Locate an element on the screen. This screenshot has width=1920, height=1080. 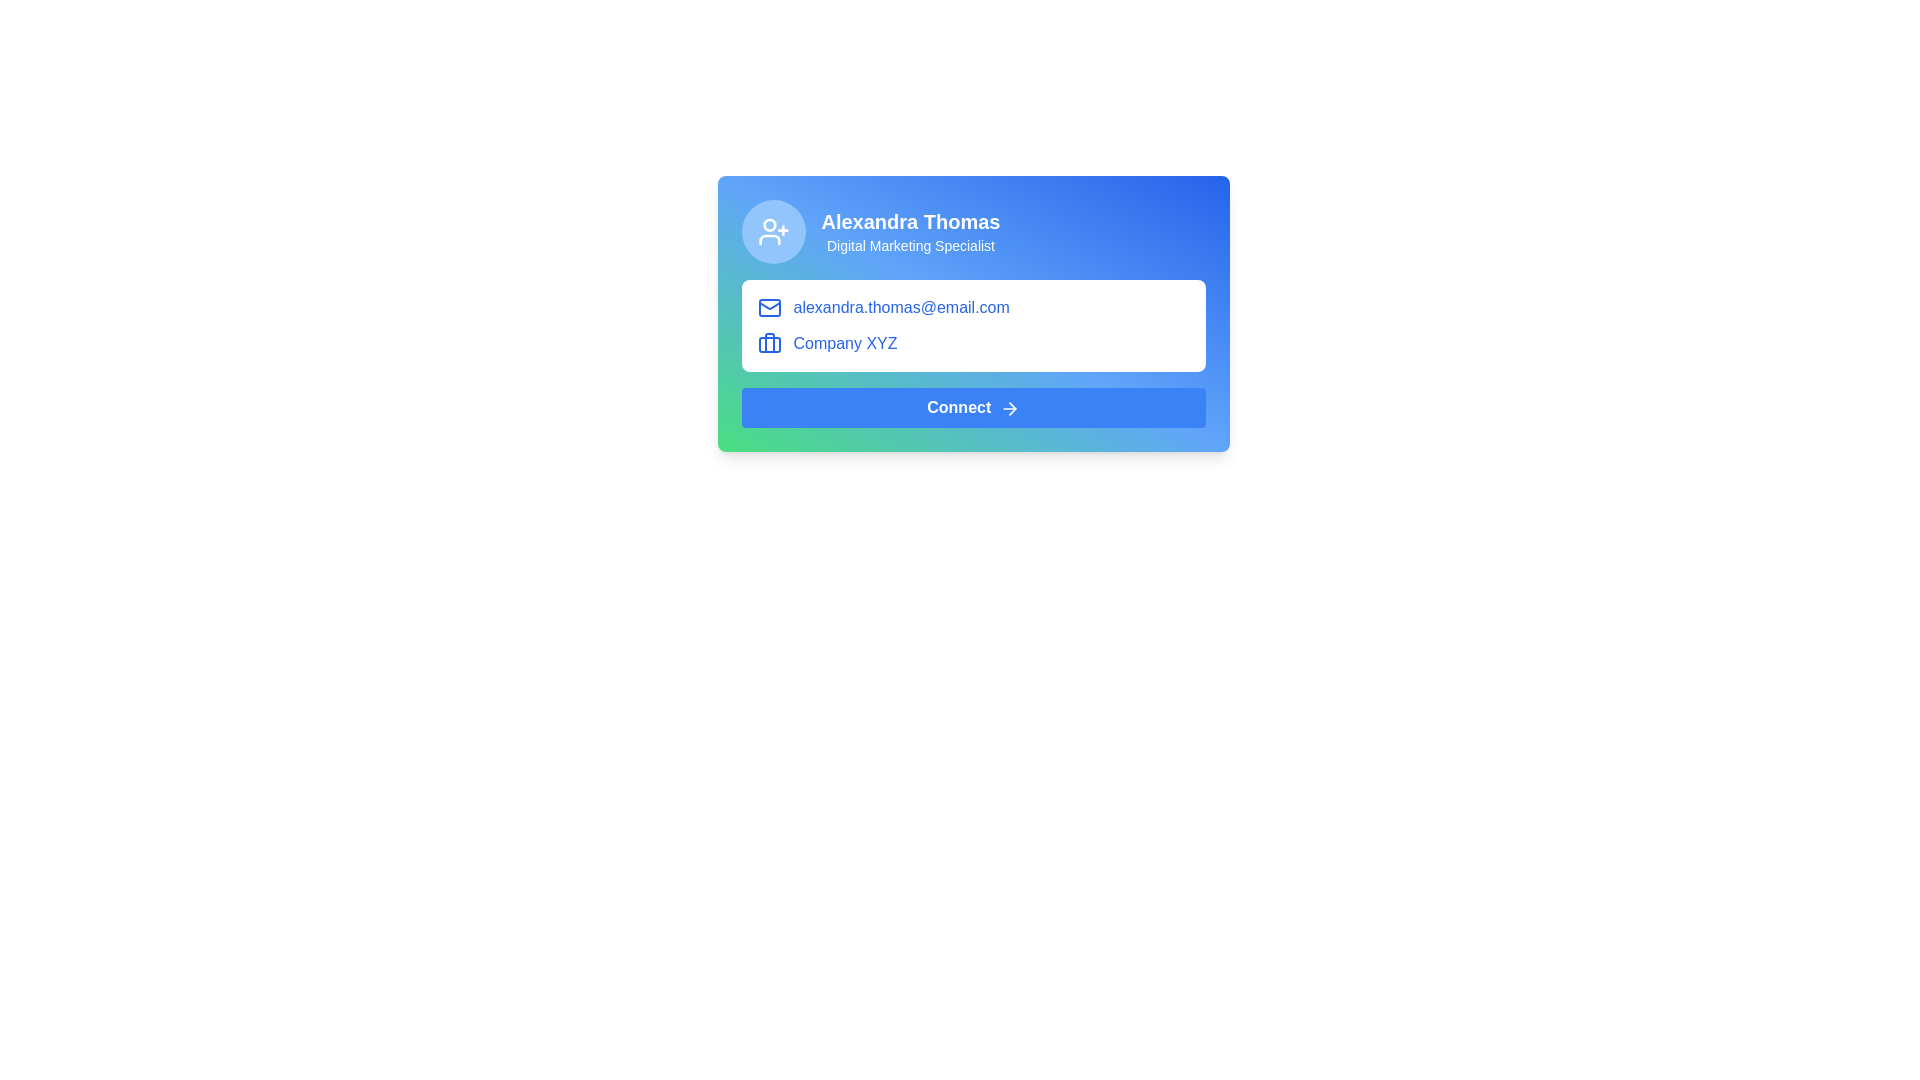
the rounded rectangular icon located to the left of the text 'Company XYZ' within the card layout is located at coordinates (768, 343).